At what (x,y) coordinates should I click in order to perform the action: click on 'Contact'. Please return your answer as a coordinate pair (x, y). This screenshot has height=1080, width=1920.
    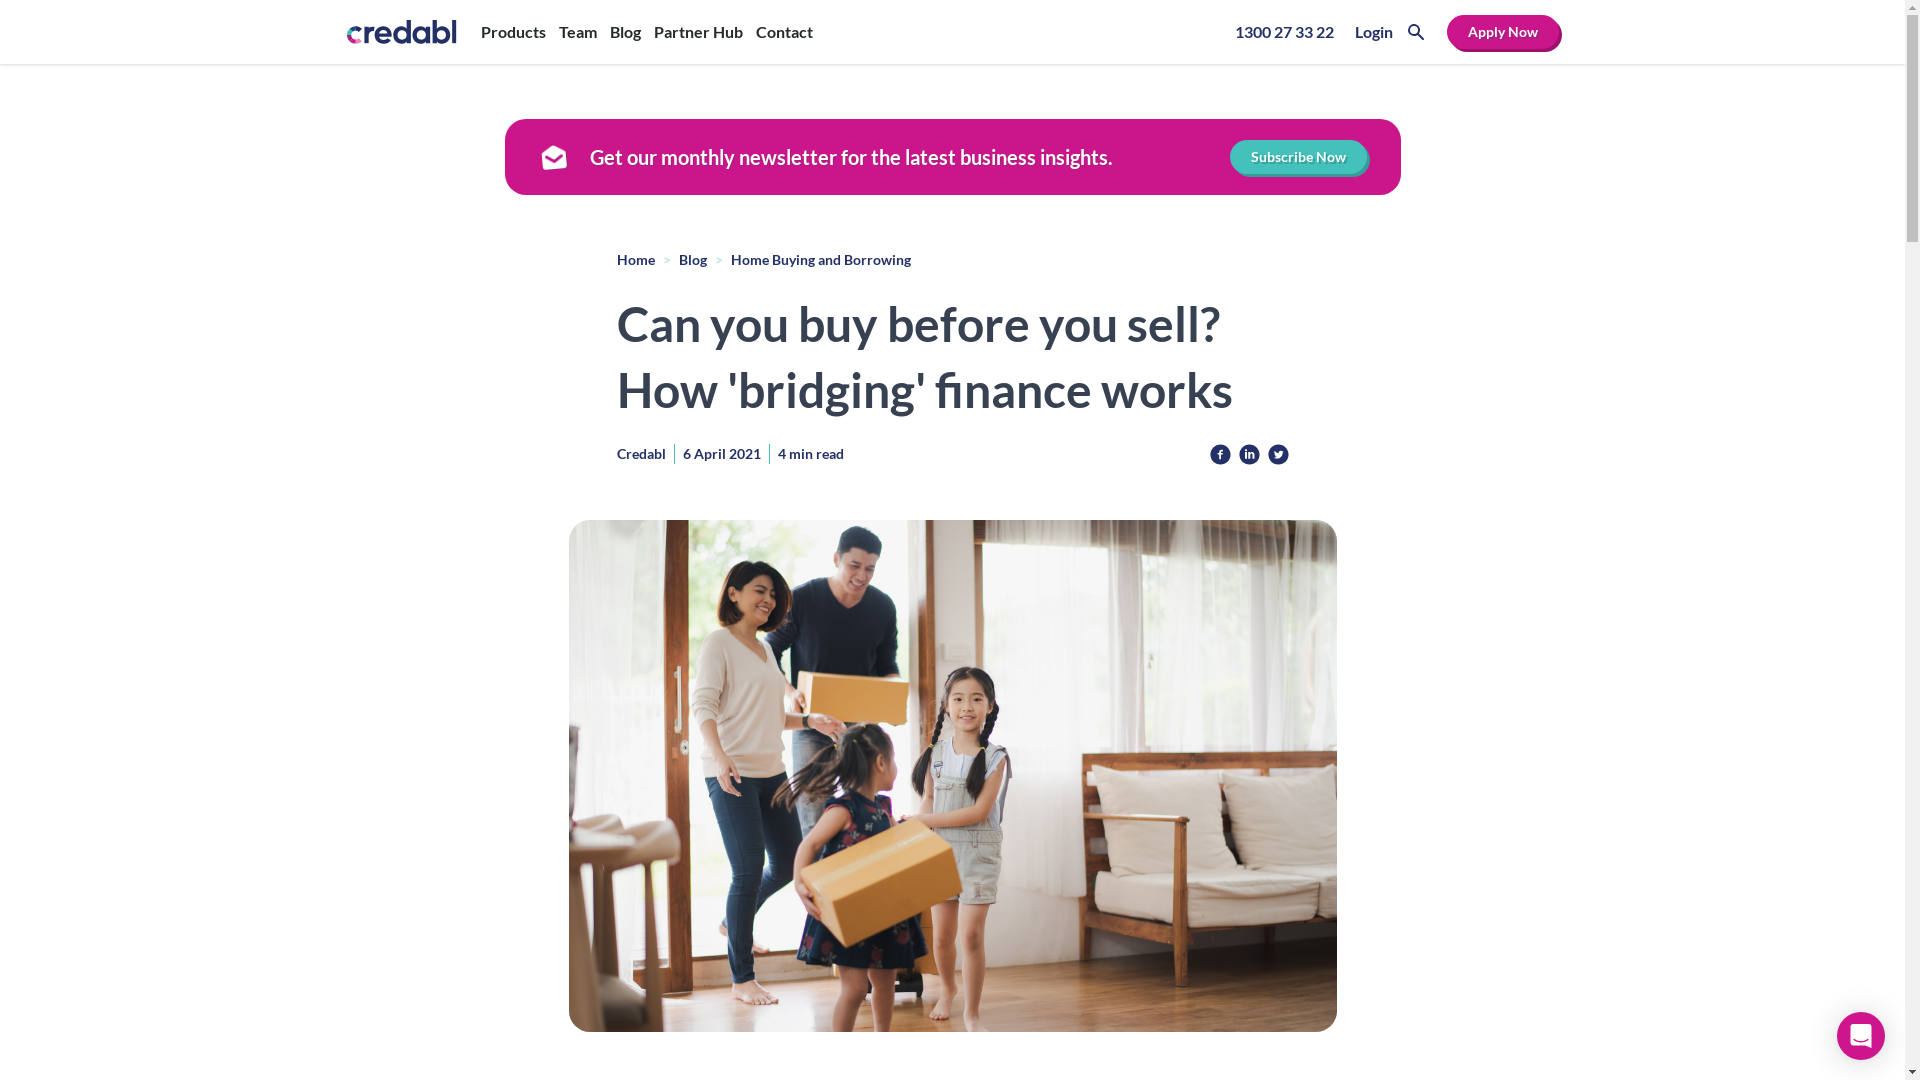
    Looking at the image, I should click on (754, 31).